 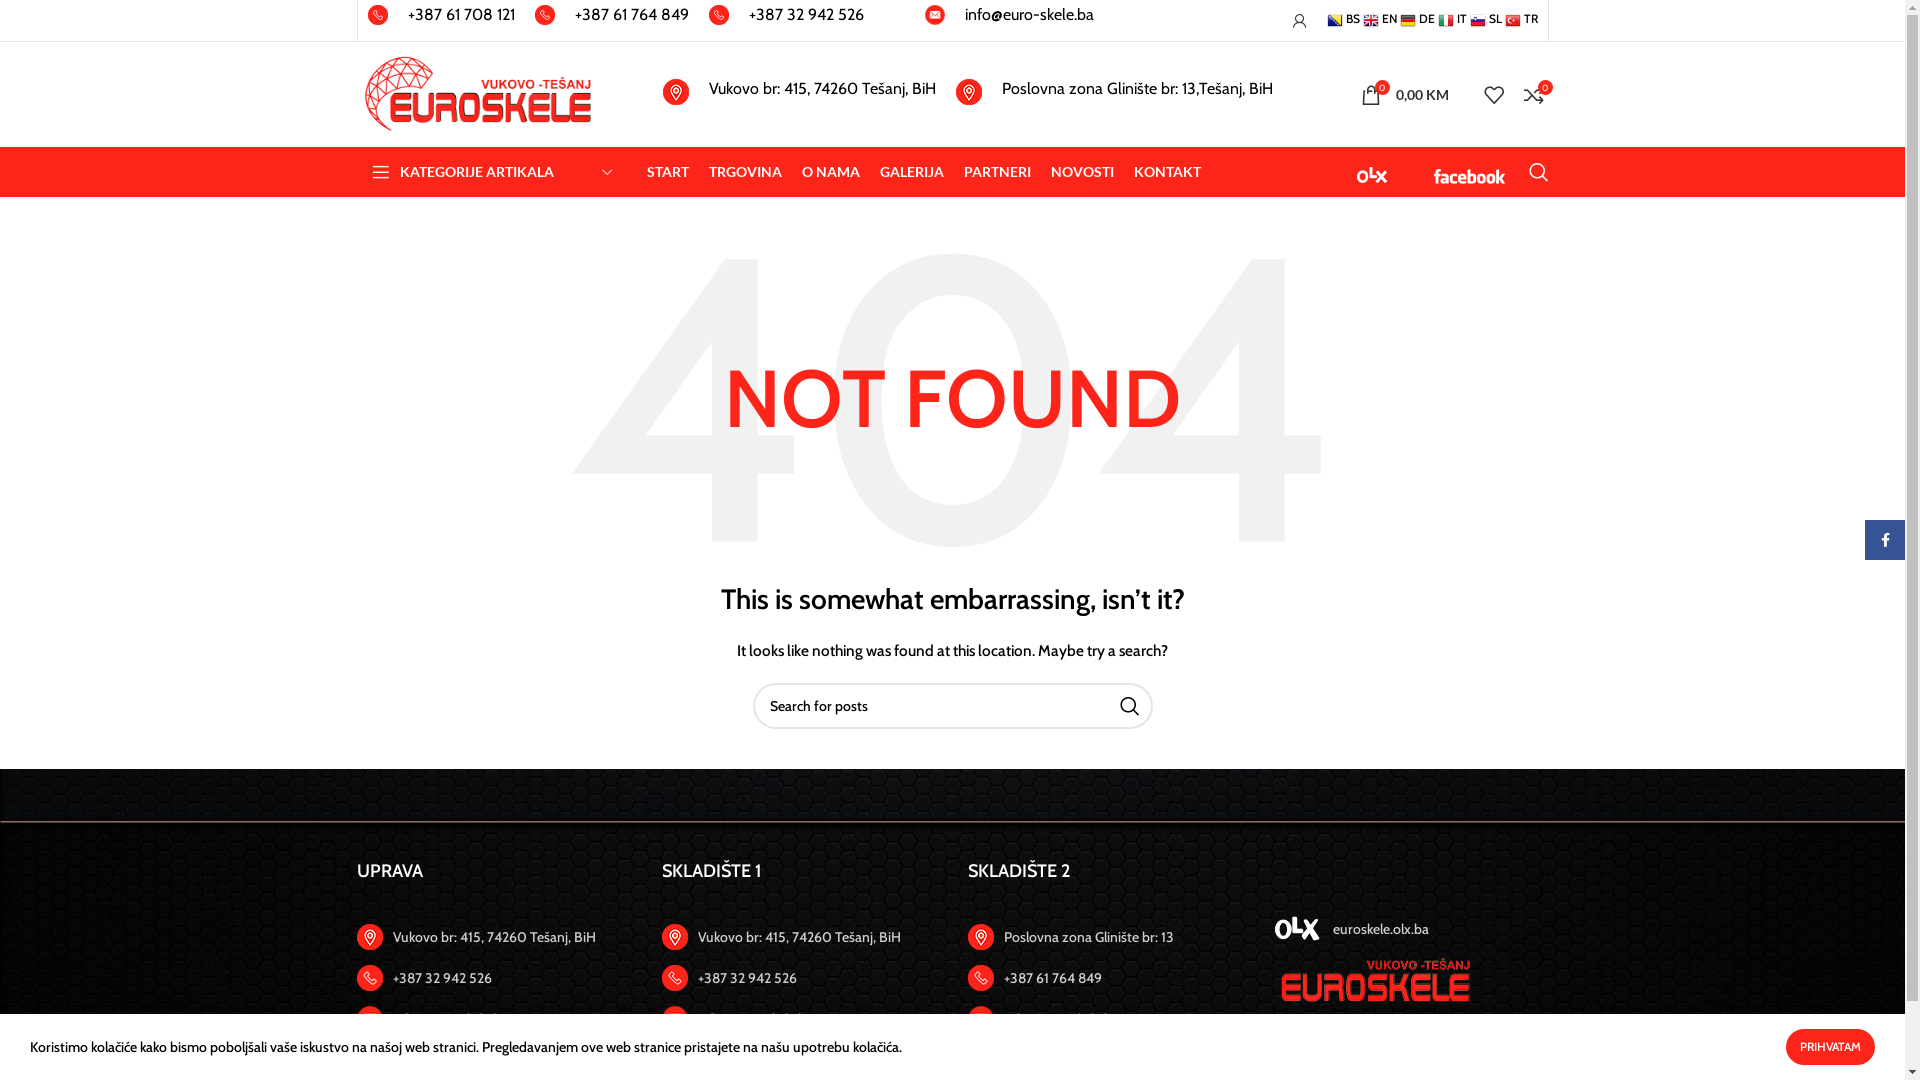 What do you see at coordinates (1437, 18) in the screenshot?
I see `'IT'` at bounding box center [1437, 18].